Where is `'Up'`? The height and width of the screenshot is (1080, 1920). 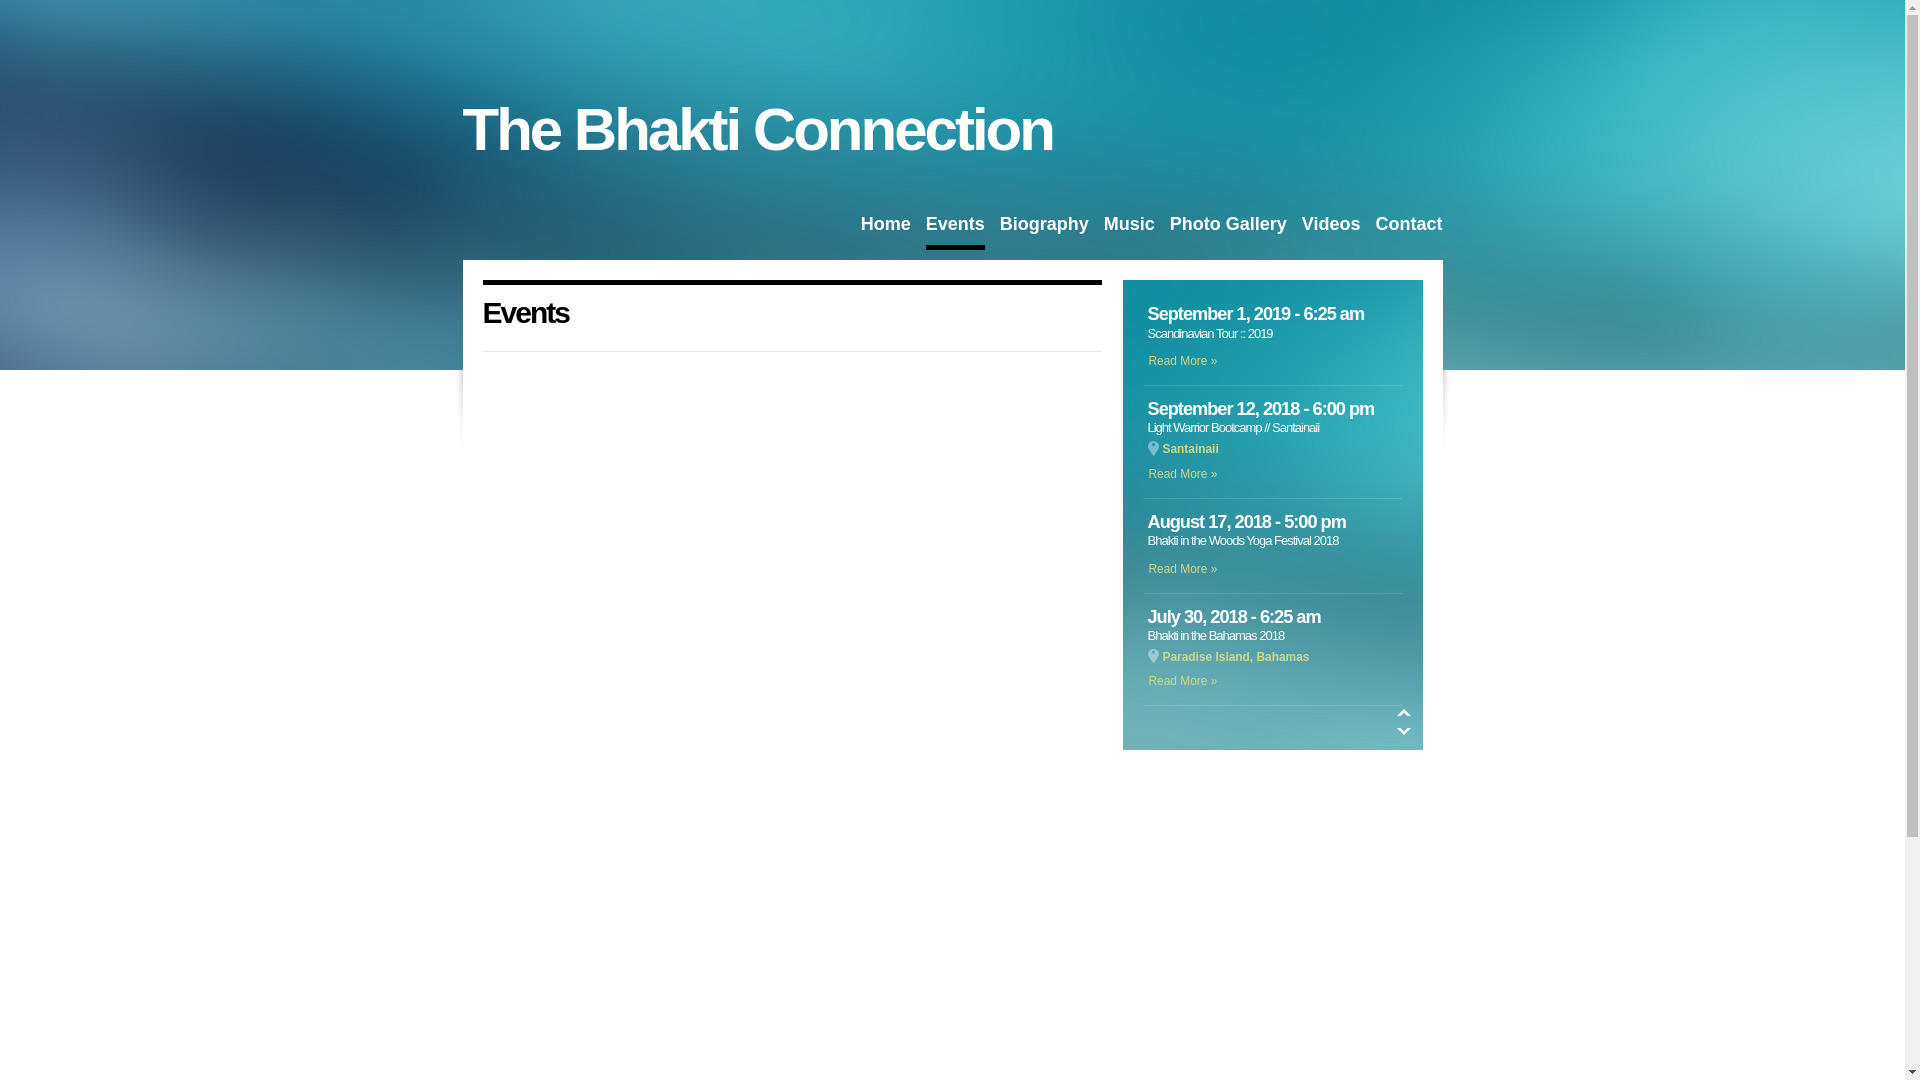
'Up' is located at coordinates (1395, 711).